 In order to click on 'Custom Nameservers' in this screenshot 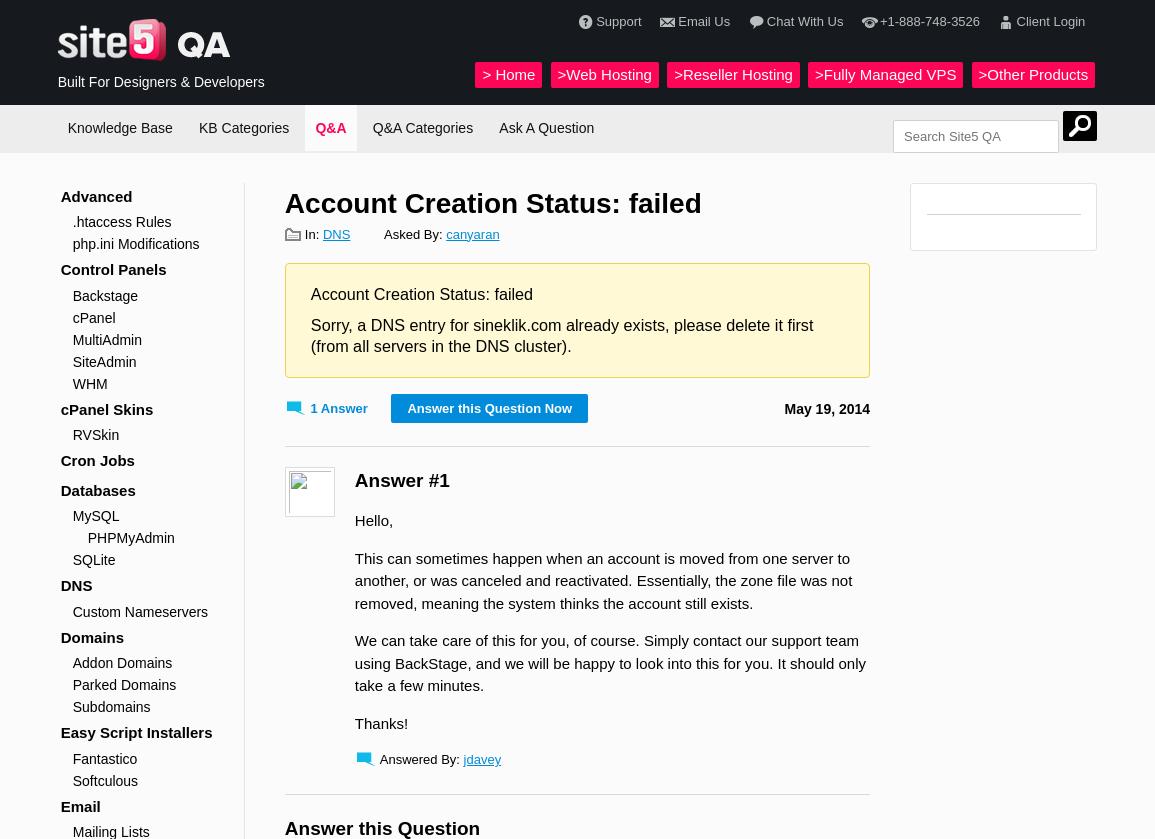, I will do `click(139, 609)`.